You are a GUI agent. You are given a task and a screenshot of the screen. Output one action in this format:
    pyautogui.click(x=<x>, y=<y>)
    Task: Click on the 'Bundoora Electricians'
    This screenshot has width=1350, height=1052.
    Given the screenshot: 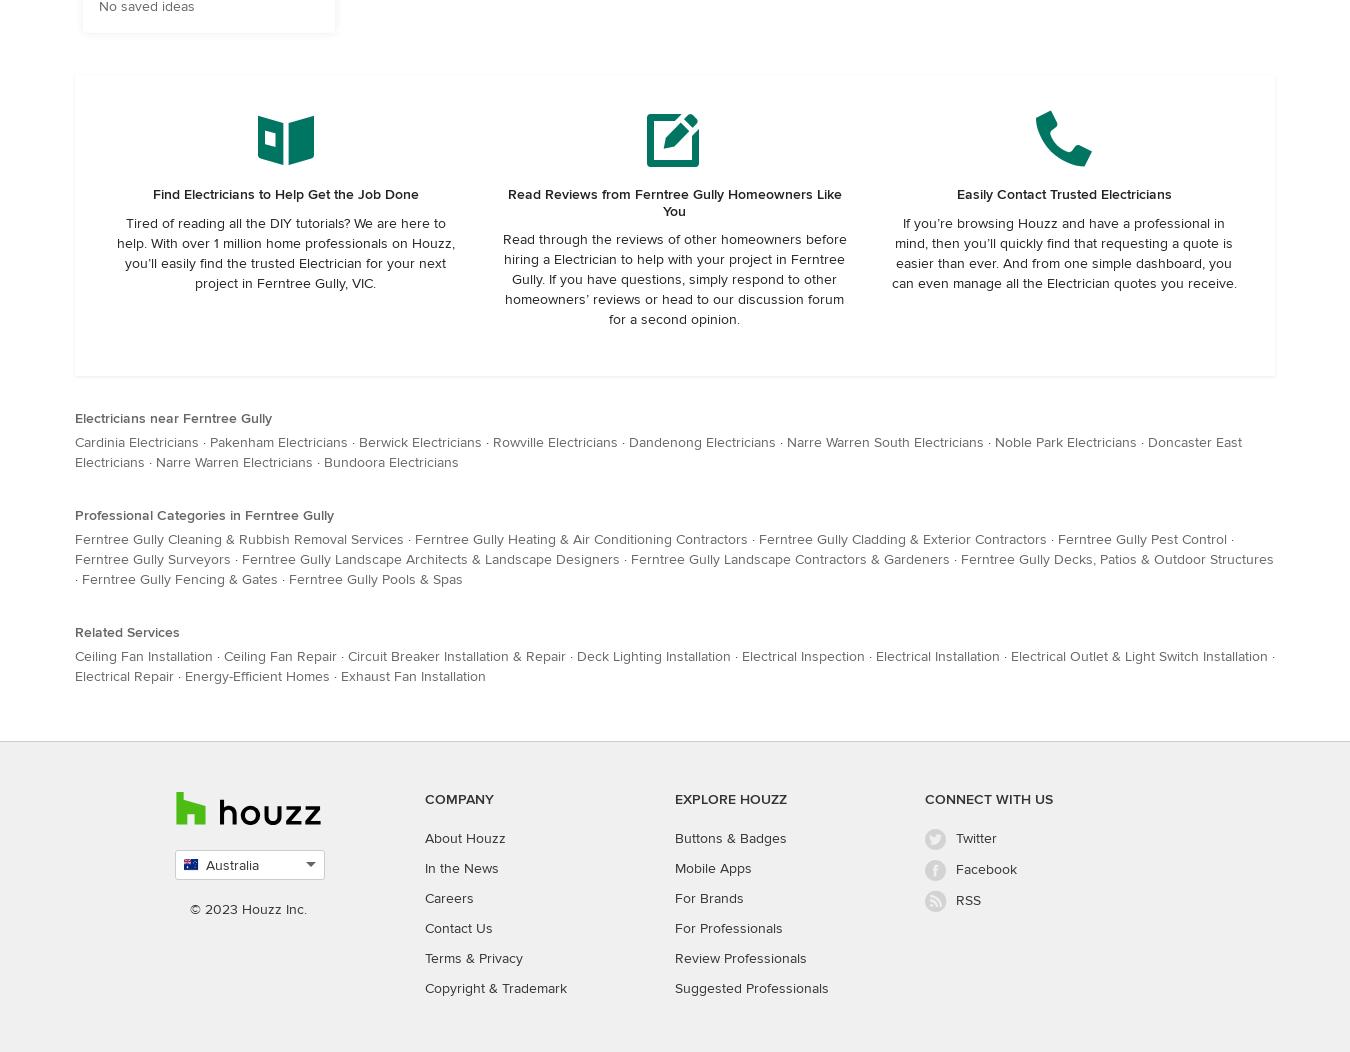 What is the action you would take?
    pyautogui.click(x=391, y=462)
    